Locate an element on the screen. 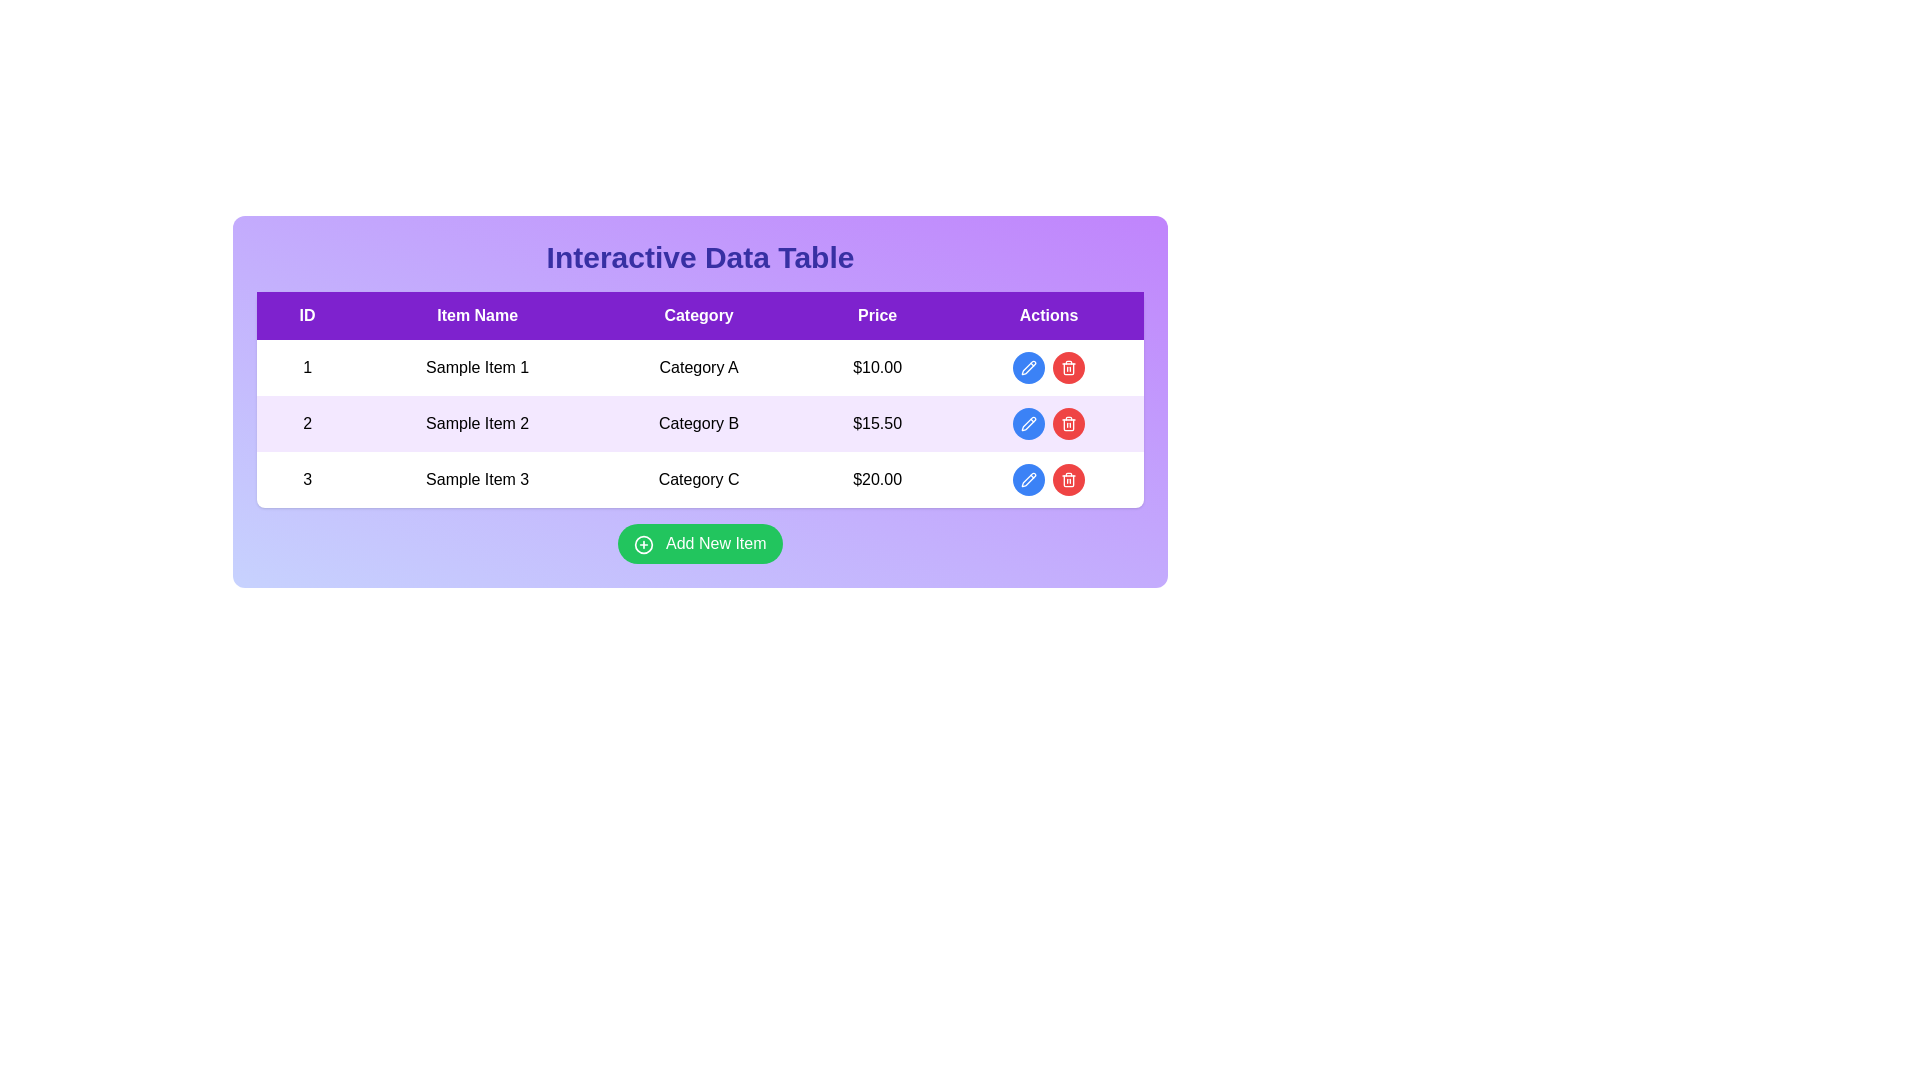 The width and height of the screenshot is (1920, 1080). the Table Header Cell displaying 'Item Name' with a bold white font on a purple background, located in the second column of the header row is located at coordinates (476, 315).